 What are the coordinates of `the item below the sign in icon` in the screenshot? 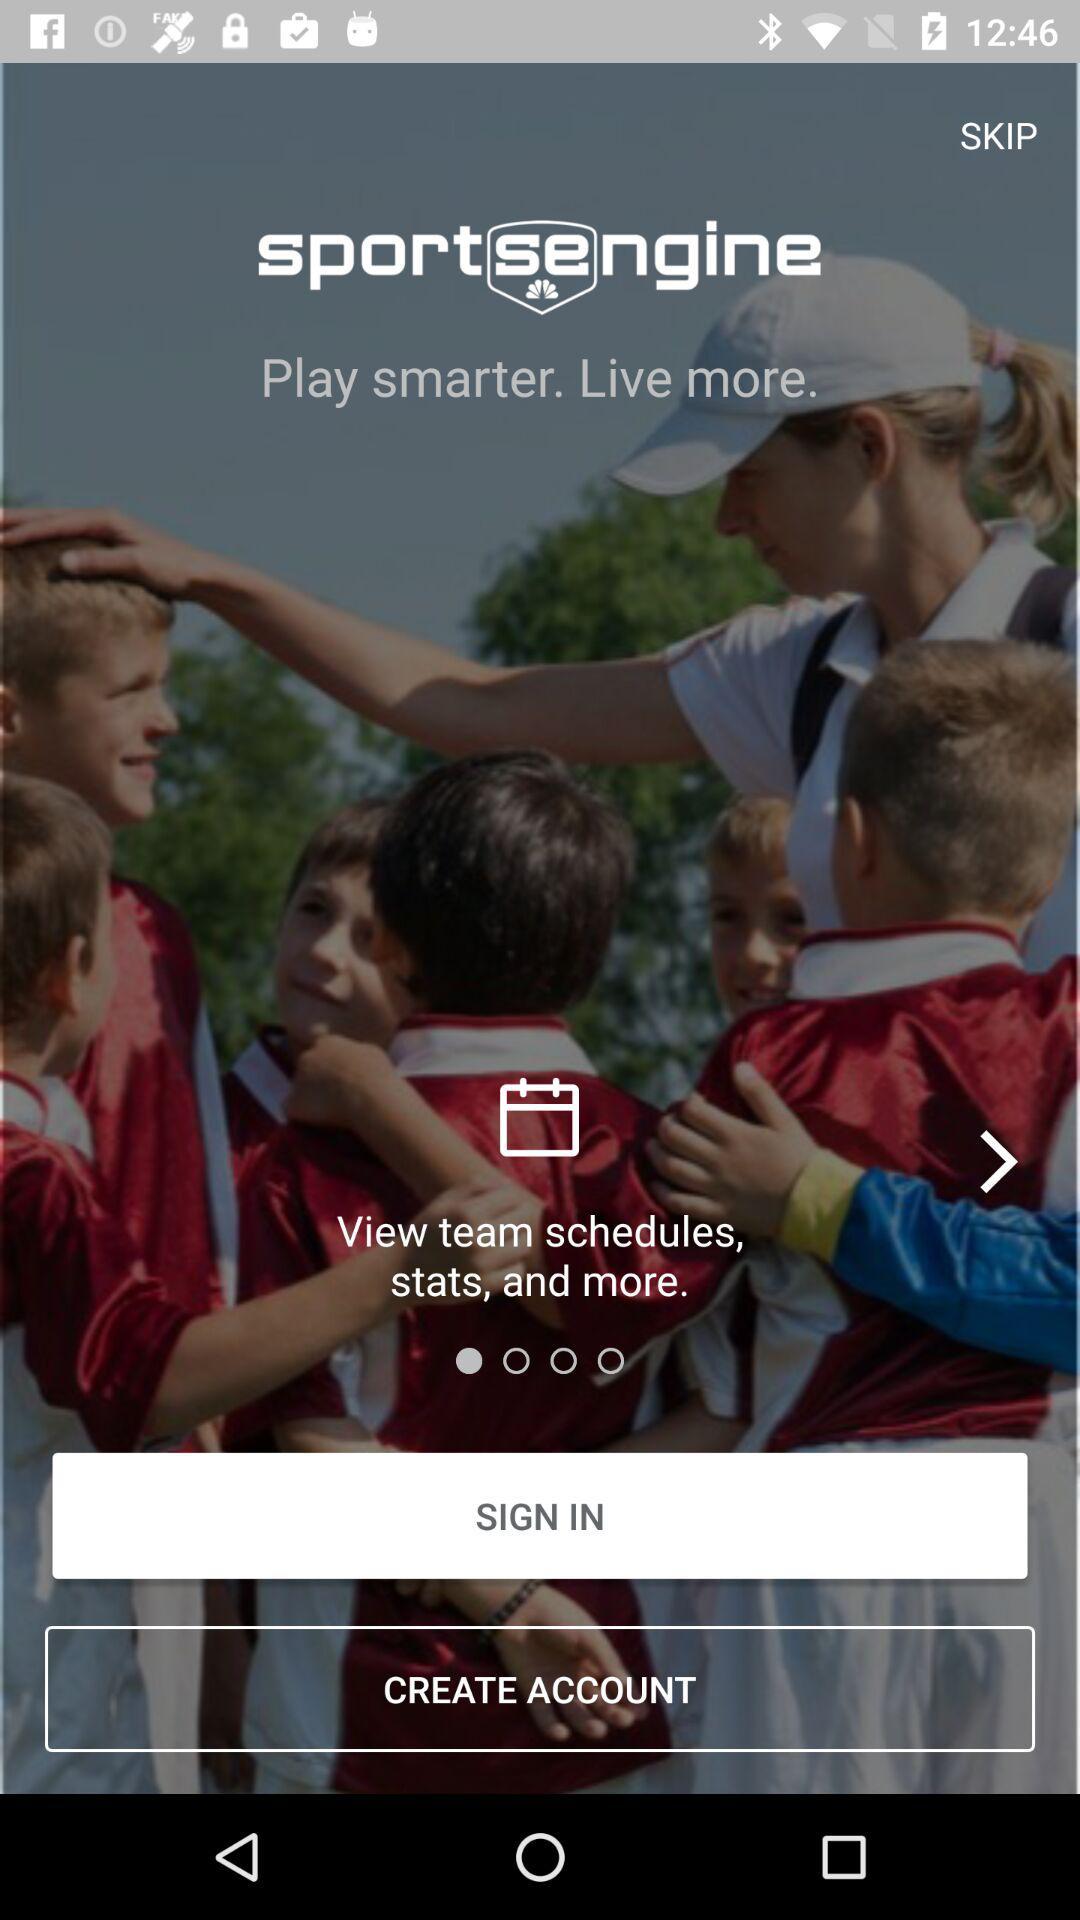 It's located at (540, 1688).